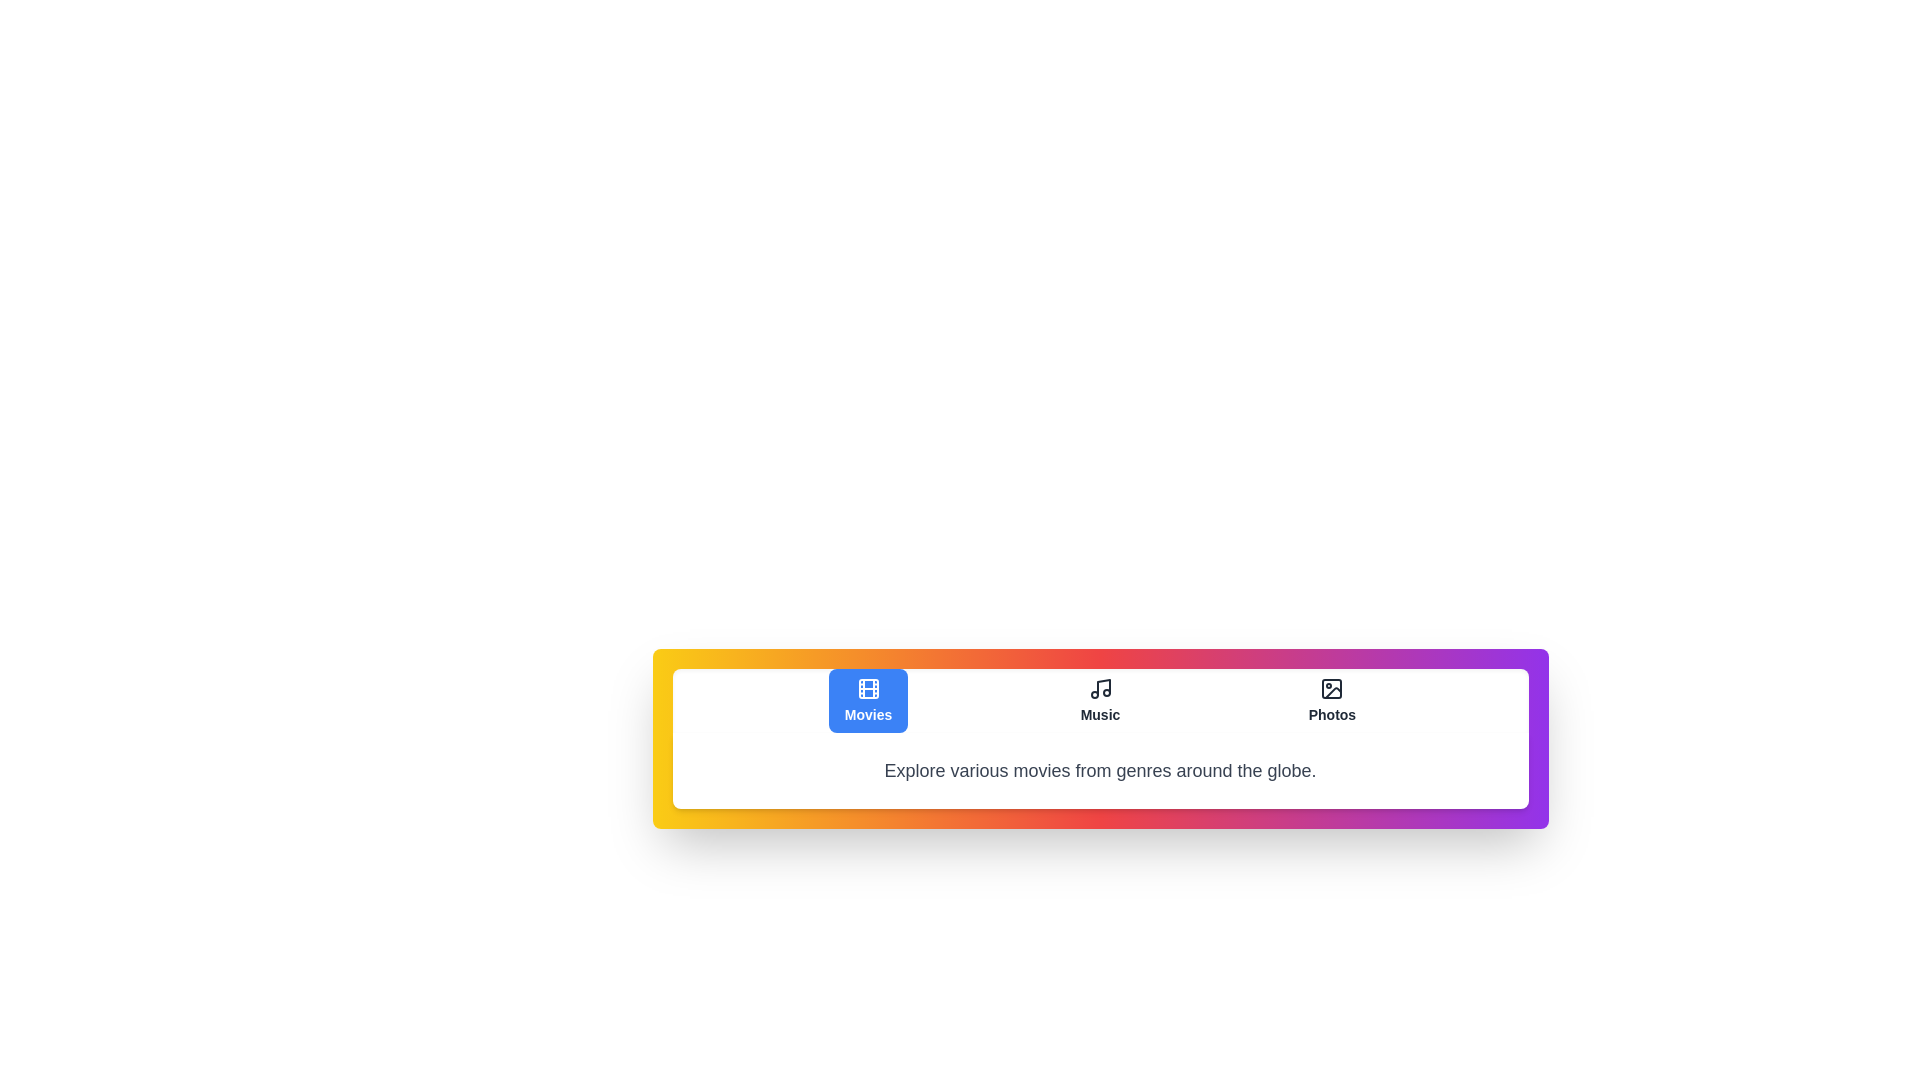  What do you see at coordinates (868, 700) in the screenshot?
I see `the Movies tab to view its content` at bounding box center [868, 700].